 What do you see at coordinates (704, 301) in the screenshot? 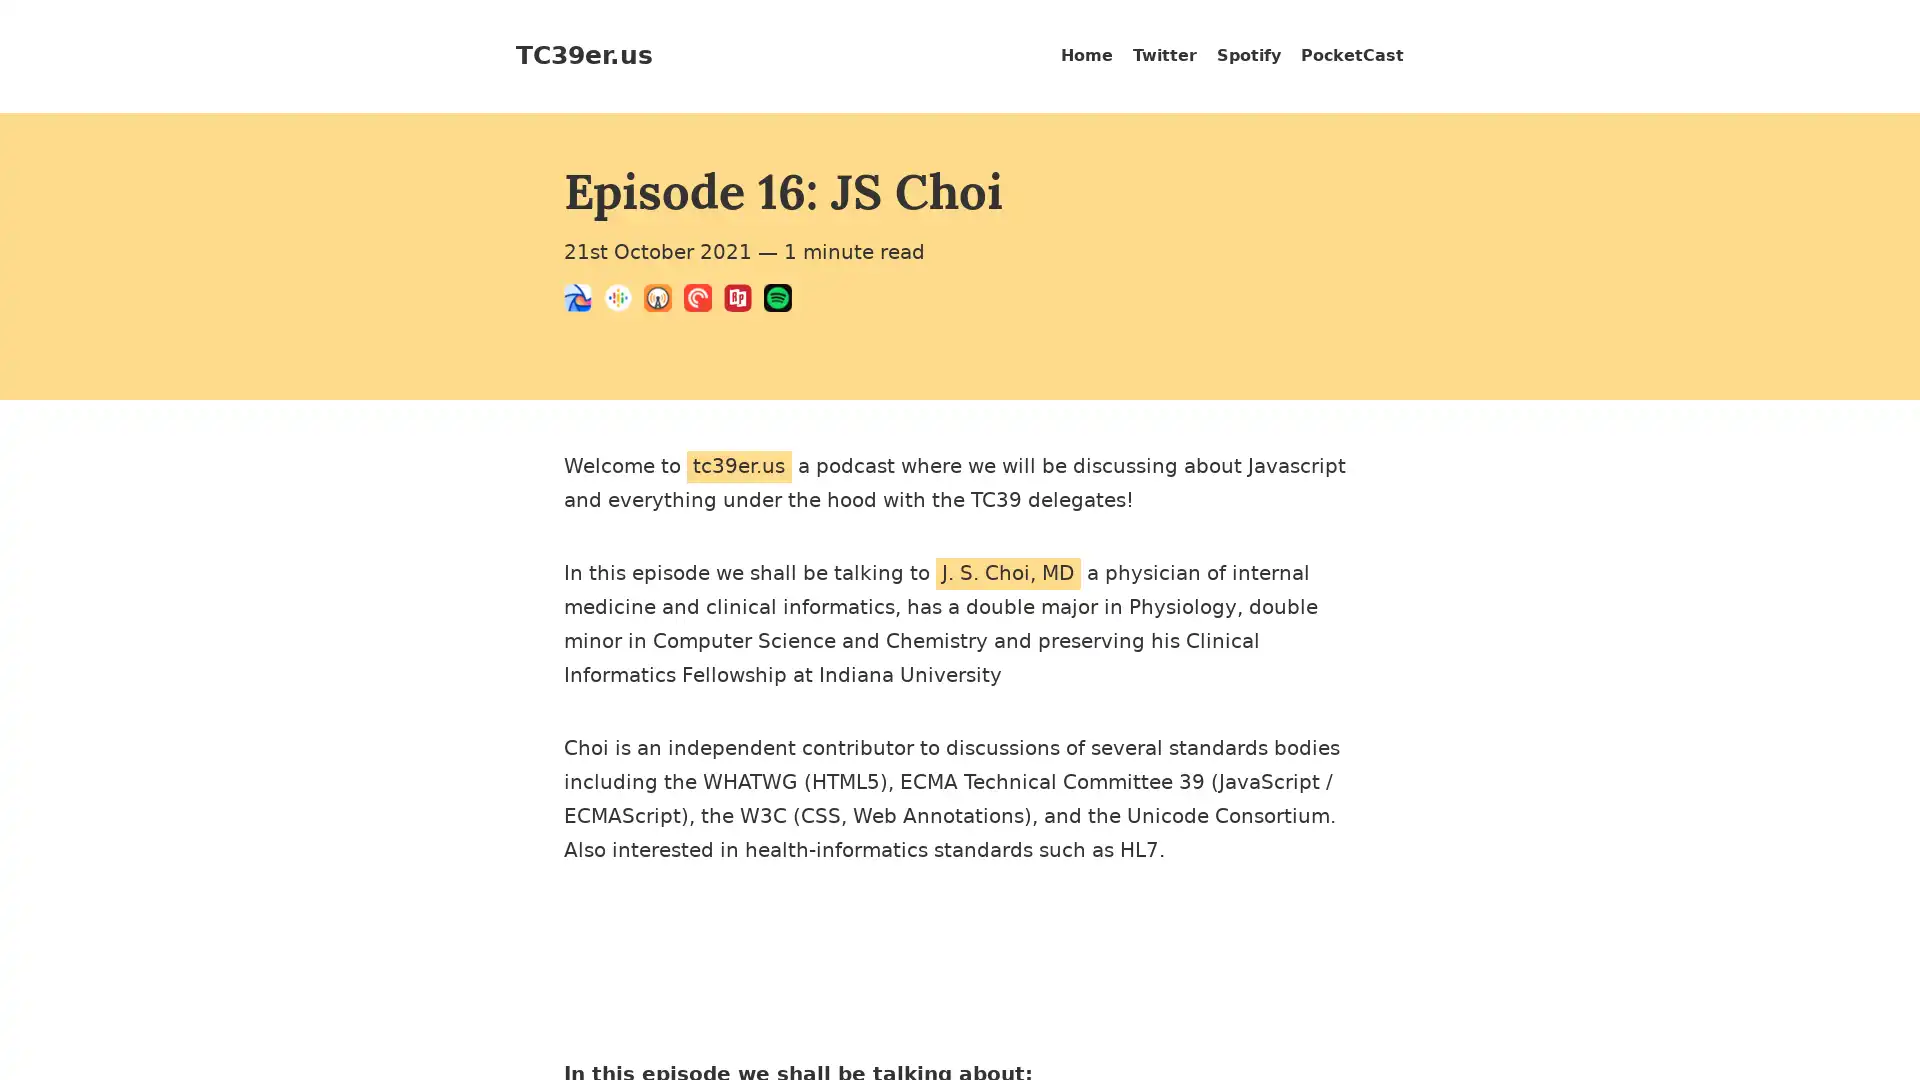
I see `Pocket Casts Logo` at bounding box center [704, 301].